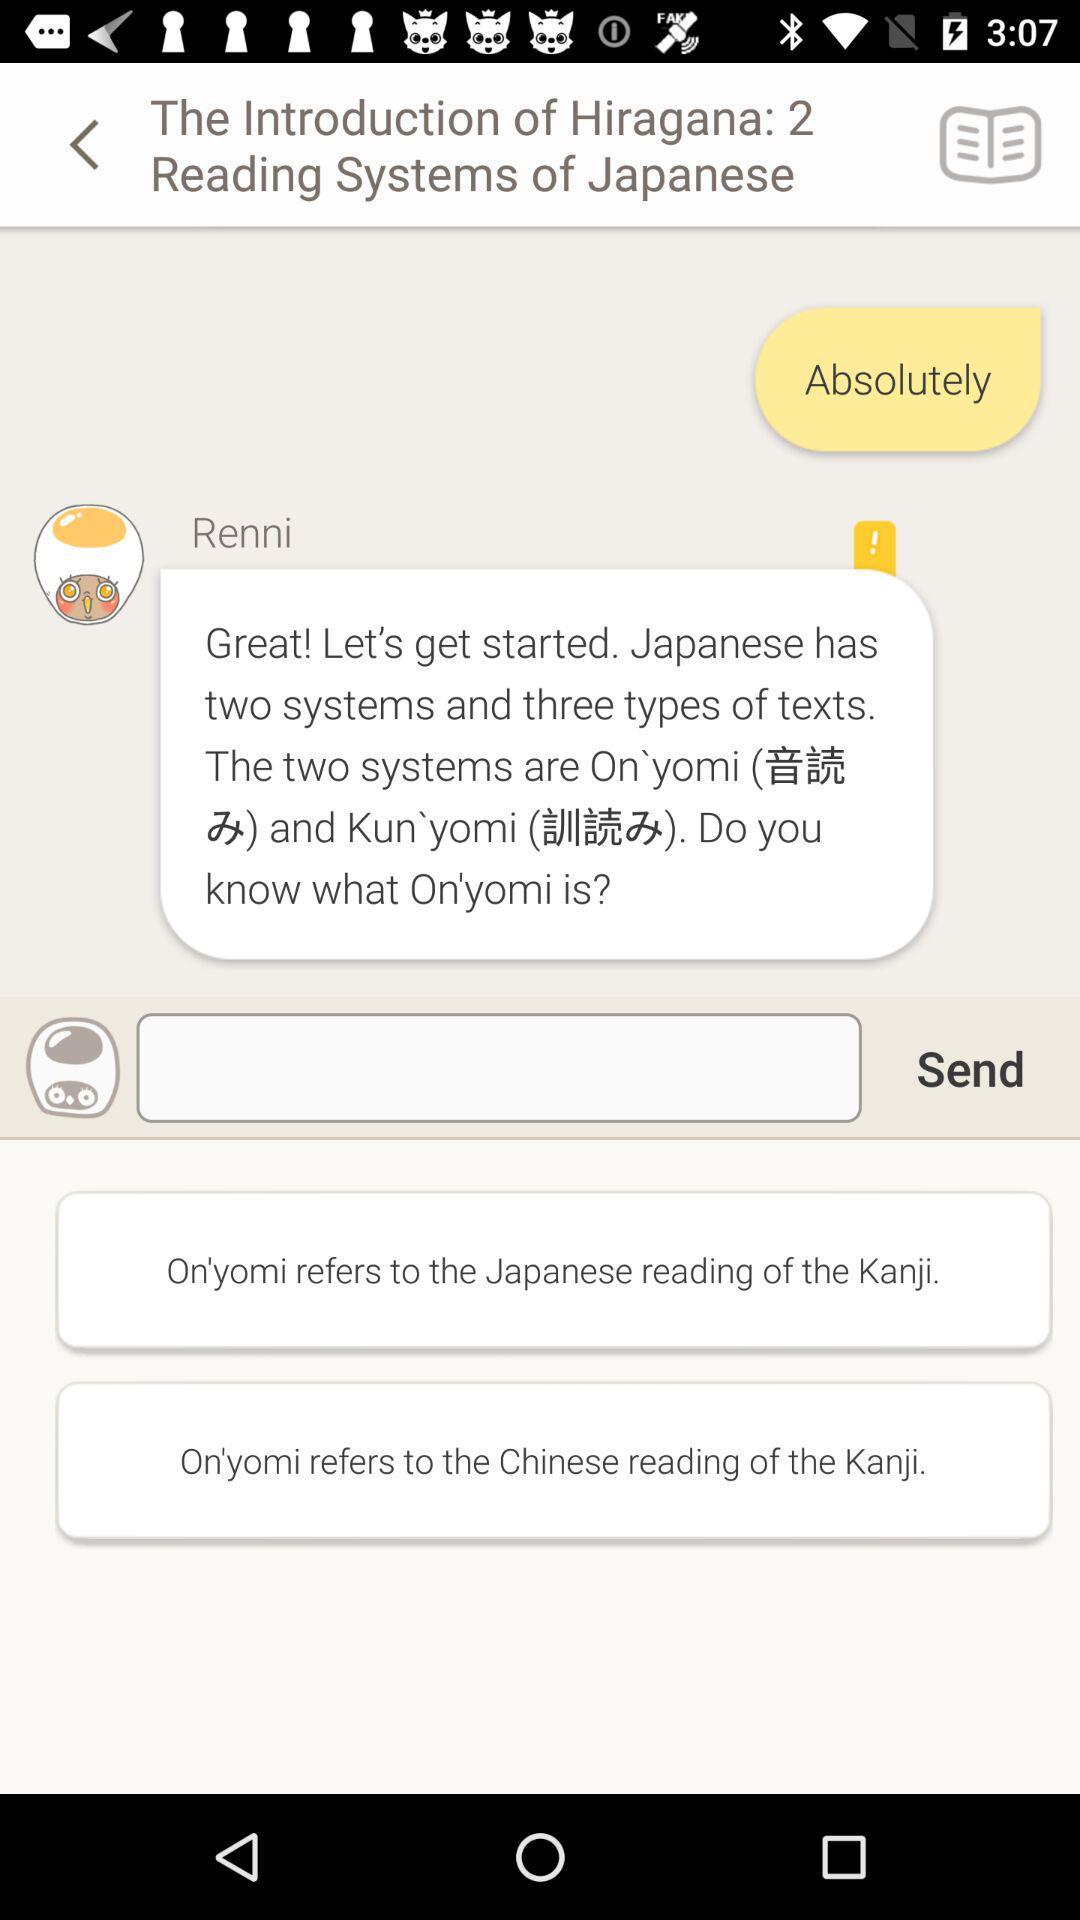  Describe the element at coordinates (87, 143) in the screenshot. I see `the arrow_backward icon` at that location.